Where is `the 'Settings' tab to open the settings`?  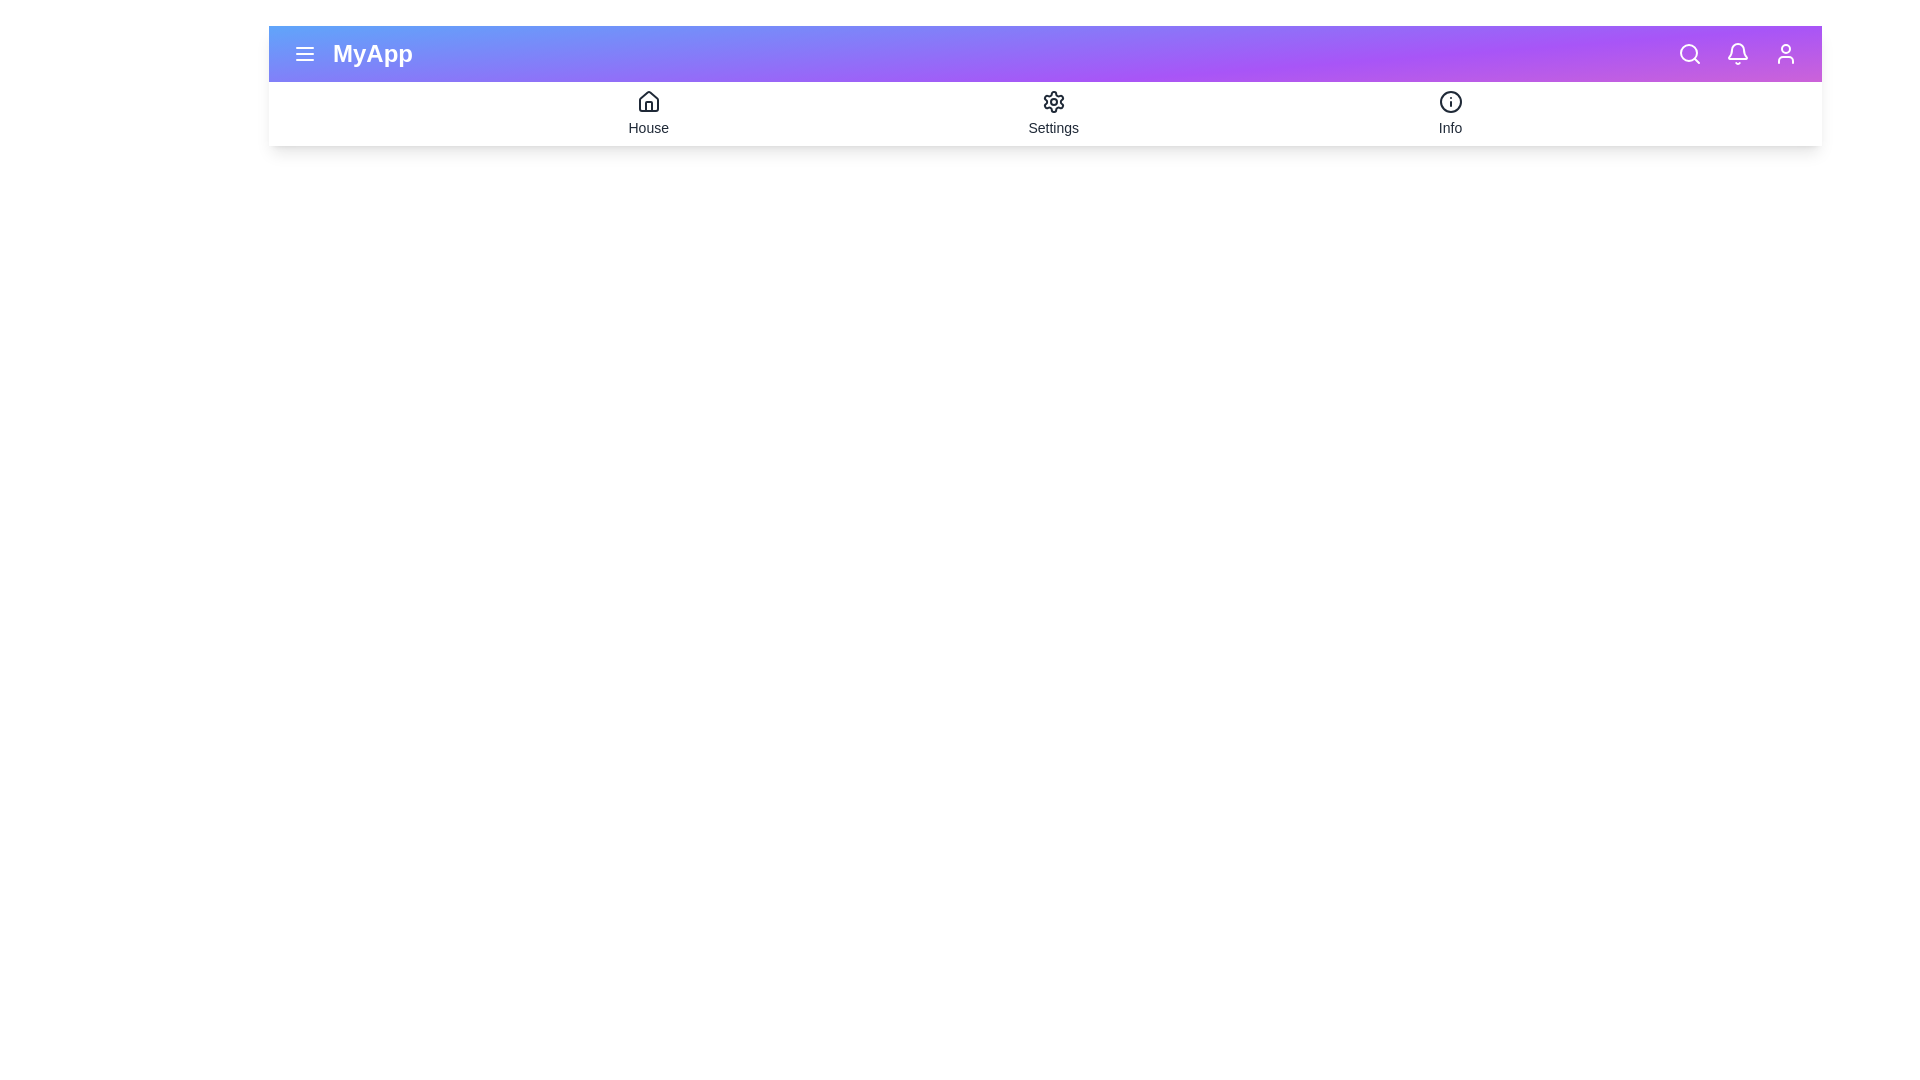
the 'Settings' tab to open the settings is located at coordinates (1051, 114).